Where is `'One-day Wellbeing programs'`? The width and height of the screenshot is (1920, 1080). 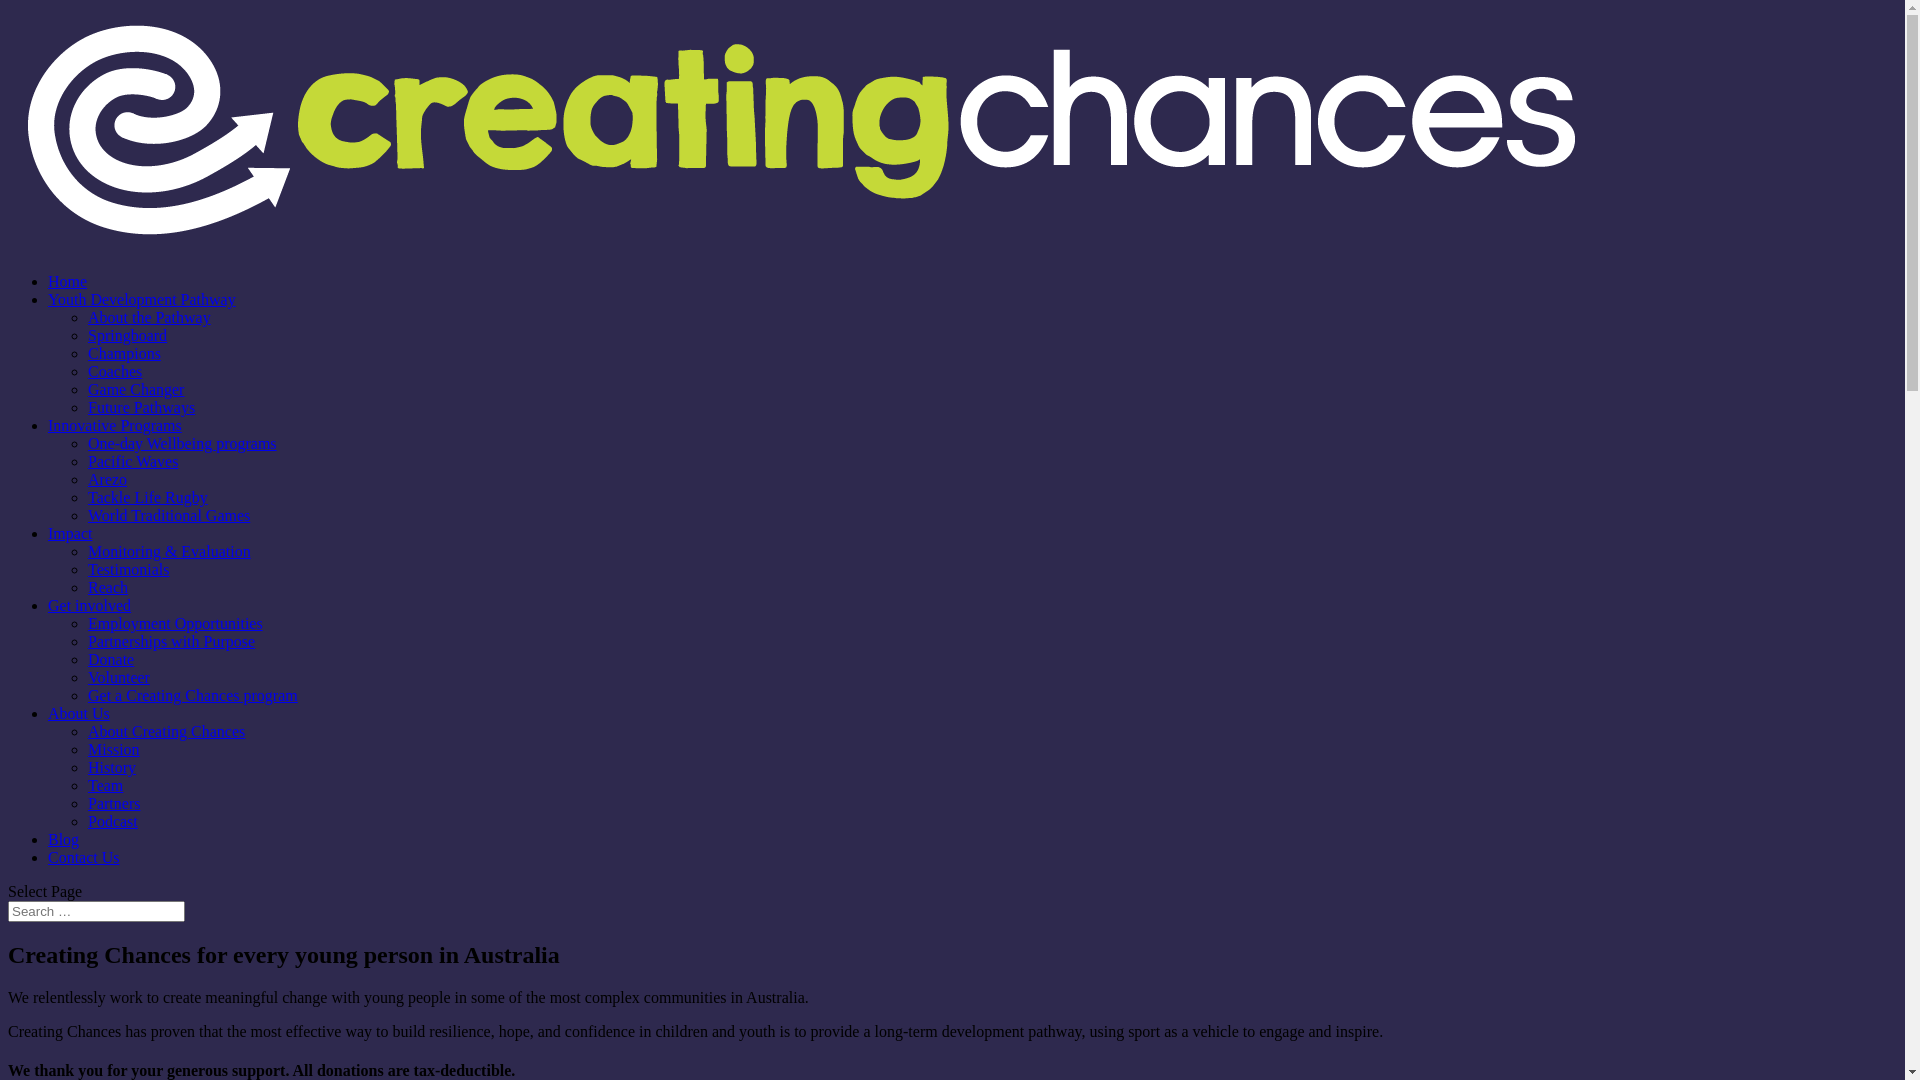
'One-day Wellbeing programs' is located at coordinates (182, 442).